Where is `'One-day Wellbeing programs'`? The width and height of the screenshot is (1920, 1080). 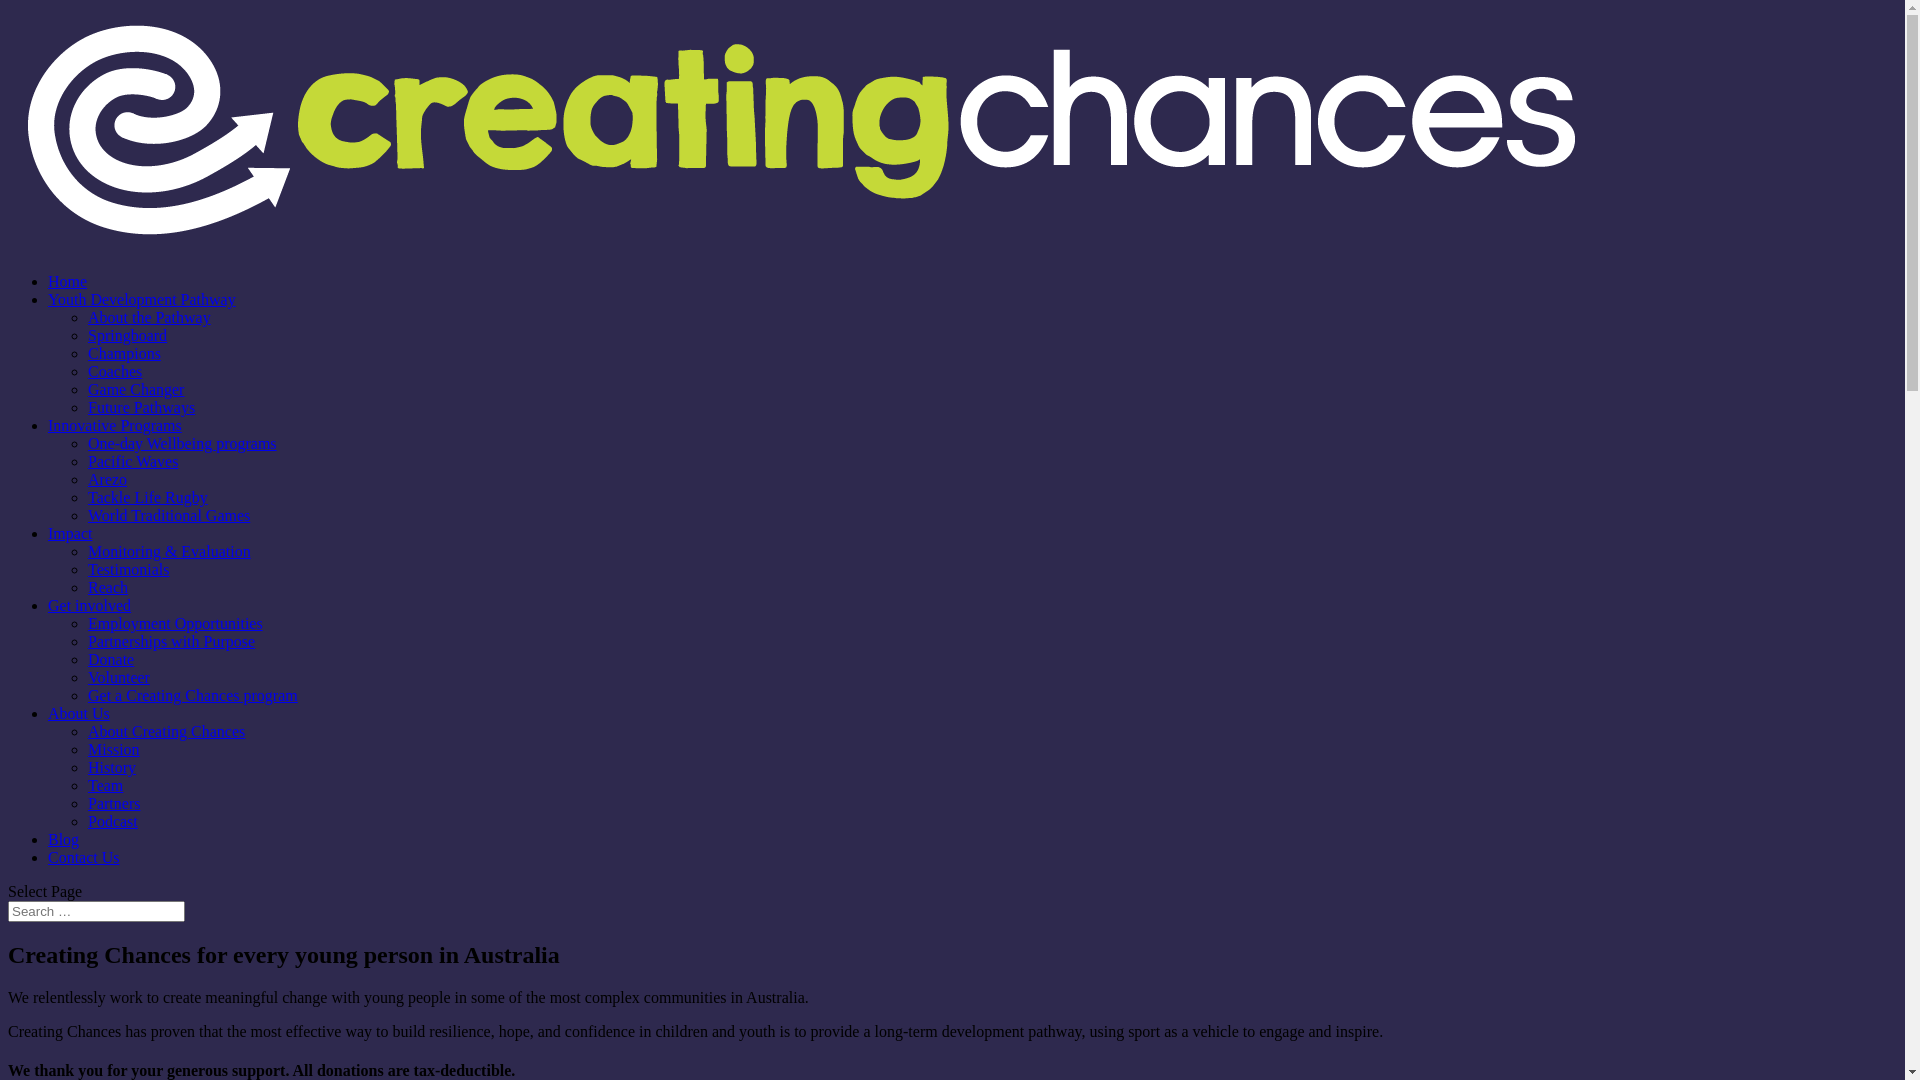
'One-day Wellbeing programs' is located at coordinates (182, 442).